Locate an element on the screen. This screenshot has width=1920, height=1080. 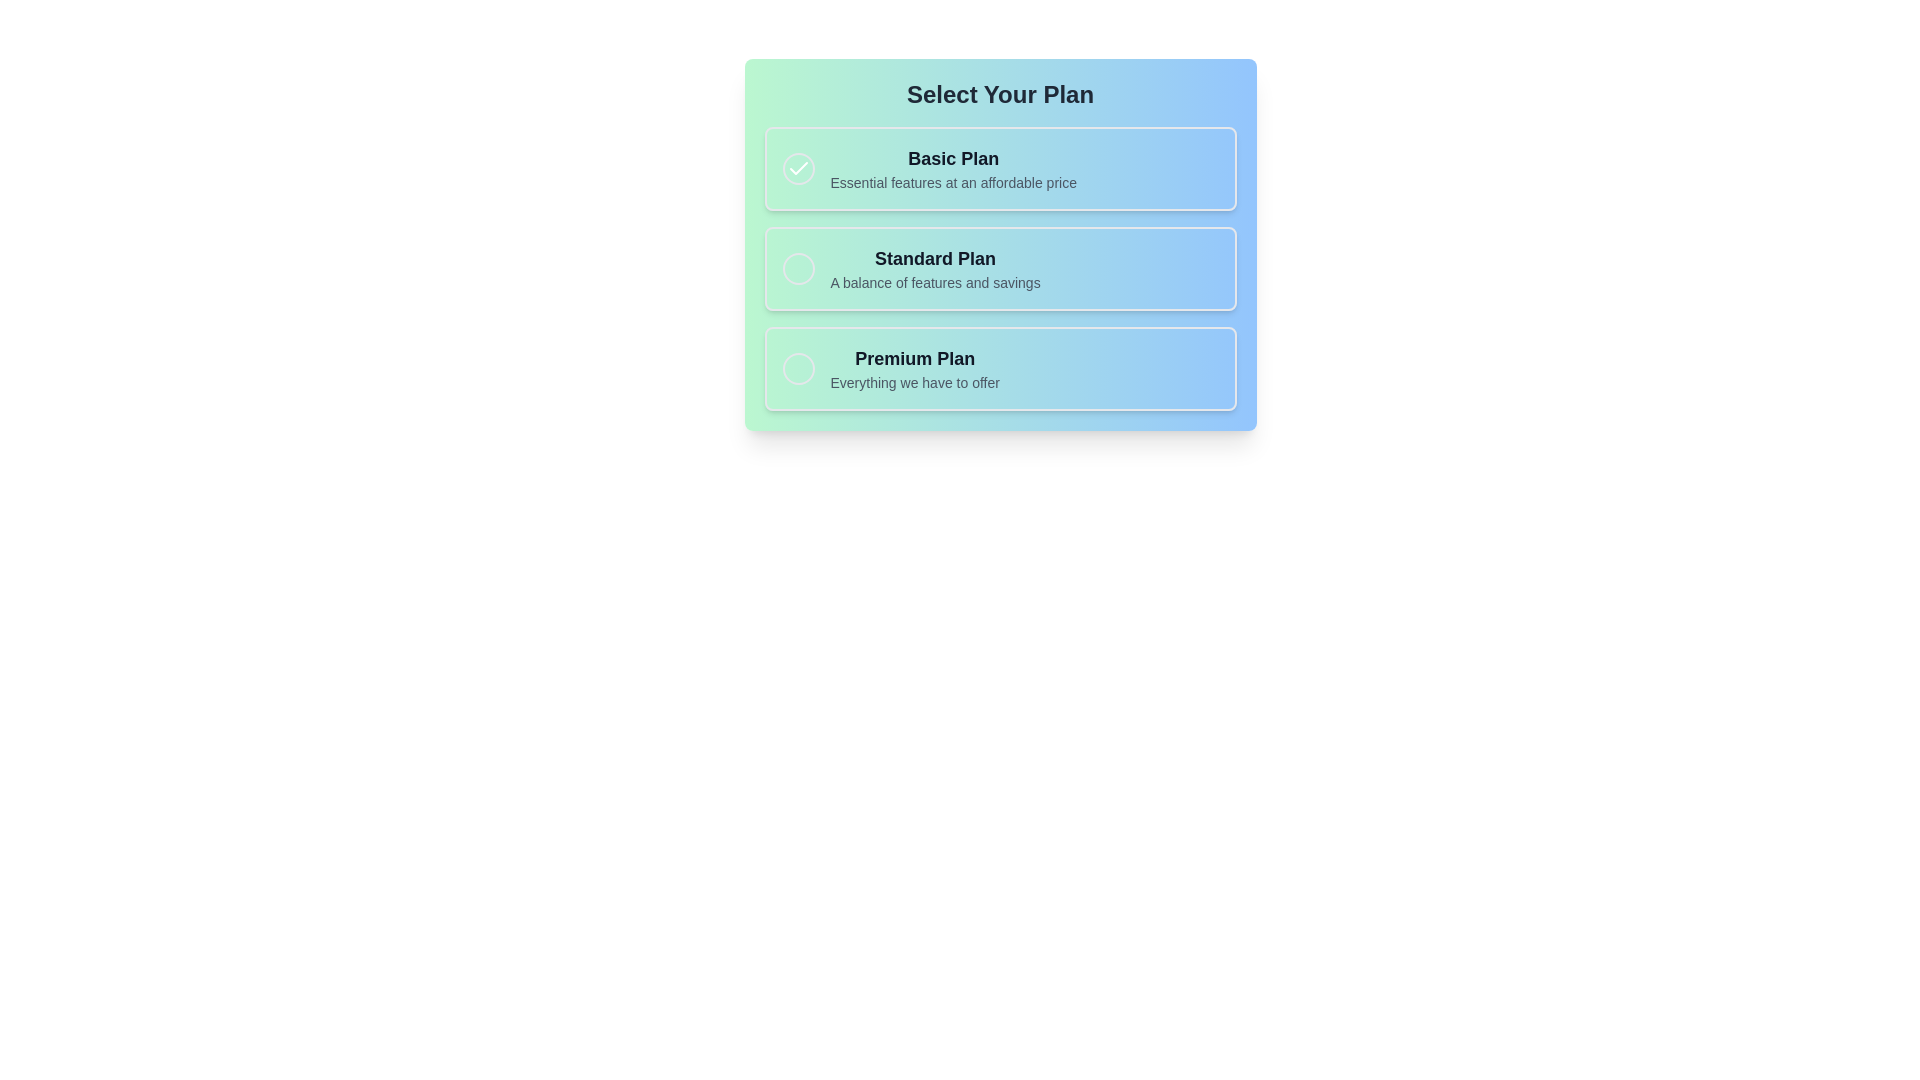
the SVG-based checkmark icon indicating the selected state of the 'Basic Plan' option located in the top-left corner of its list item is located at coordinates (797, 167).